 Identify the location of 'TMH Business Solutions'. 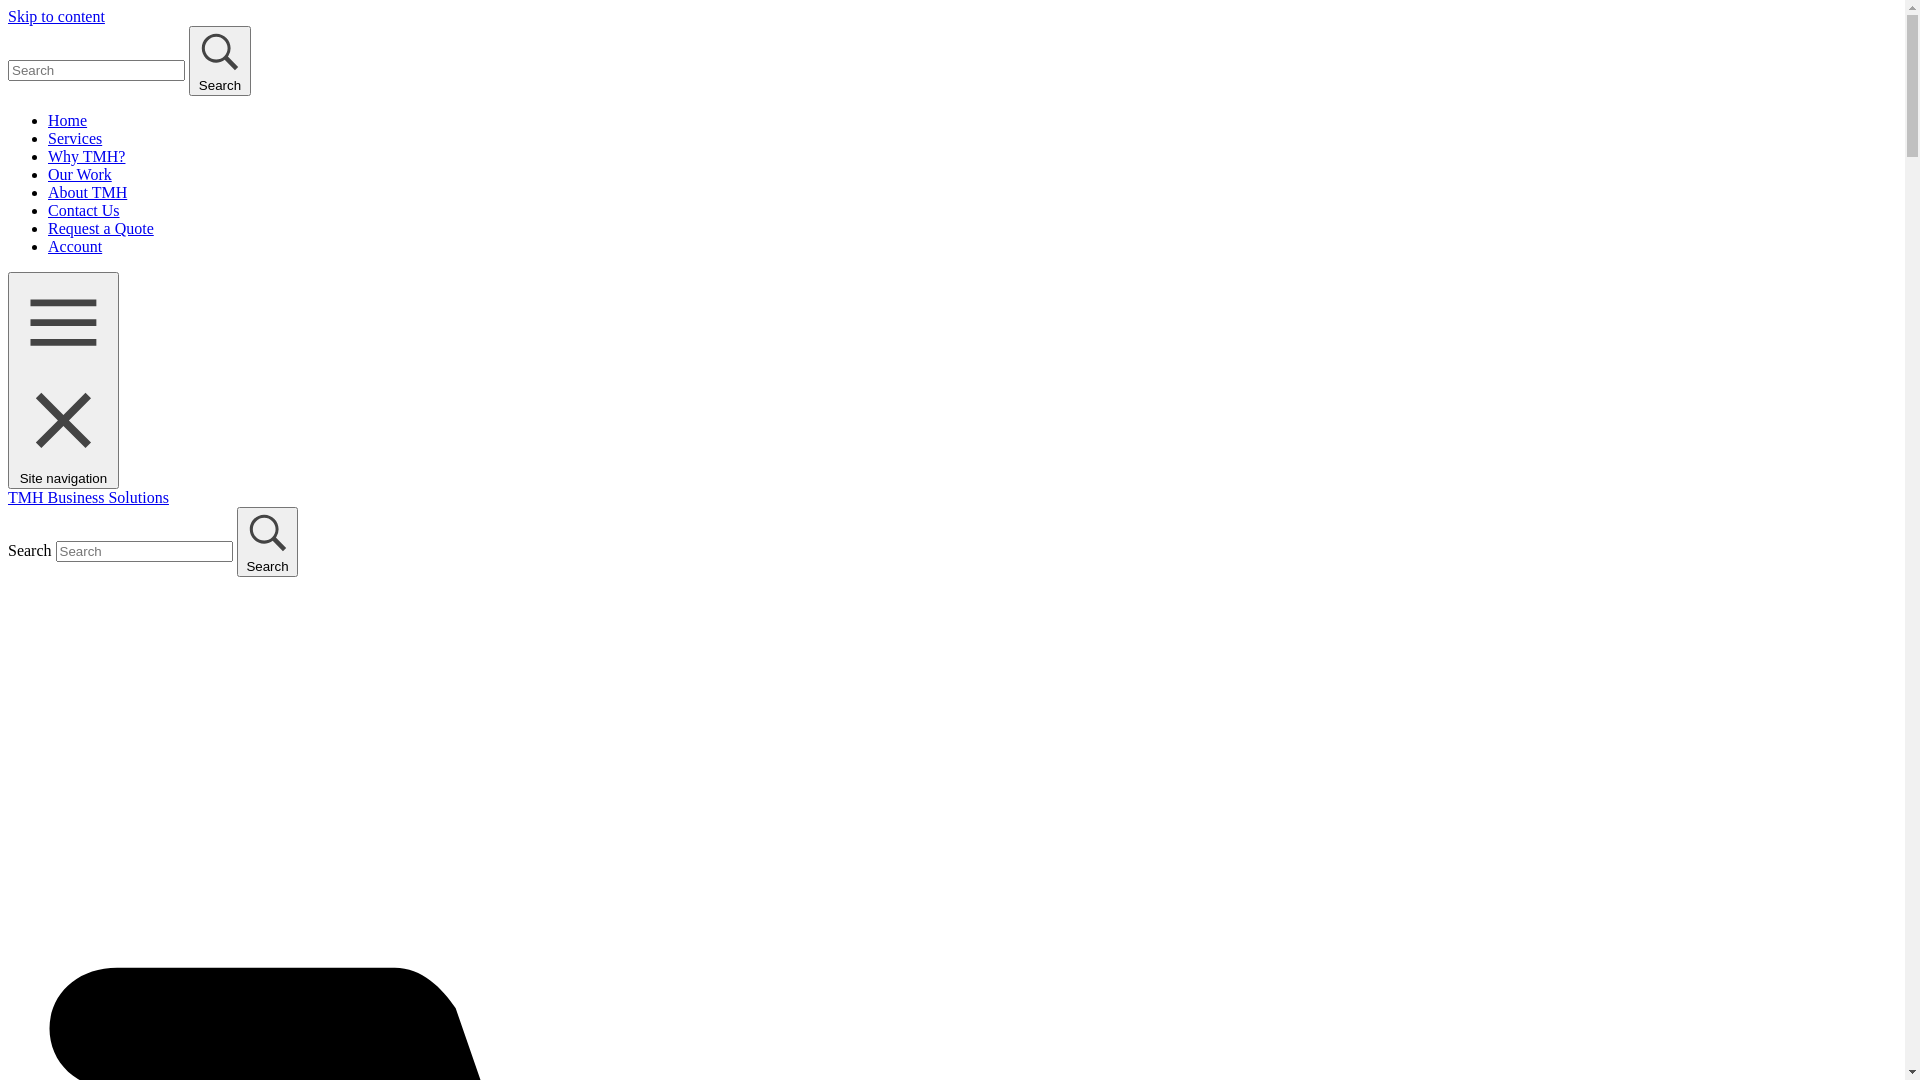
(87, 496).